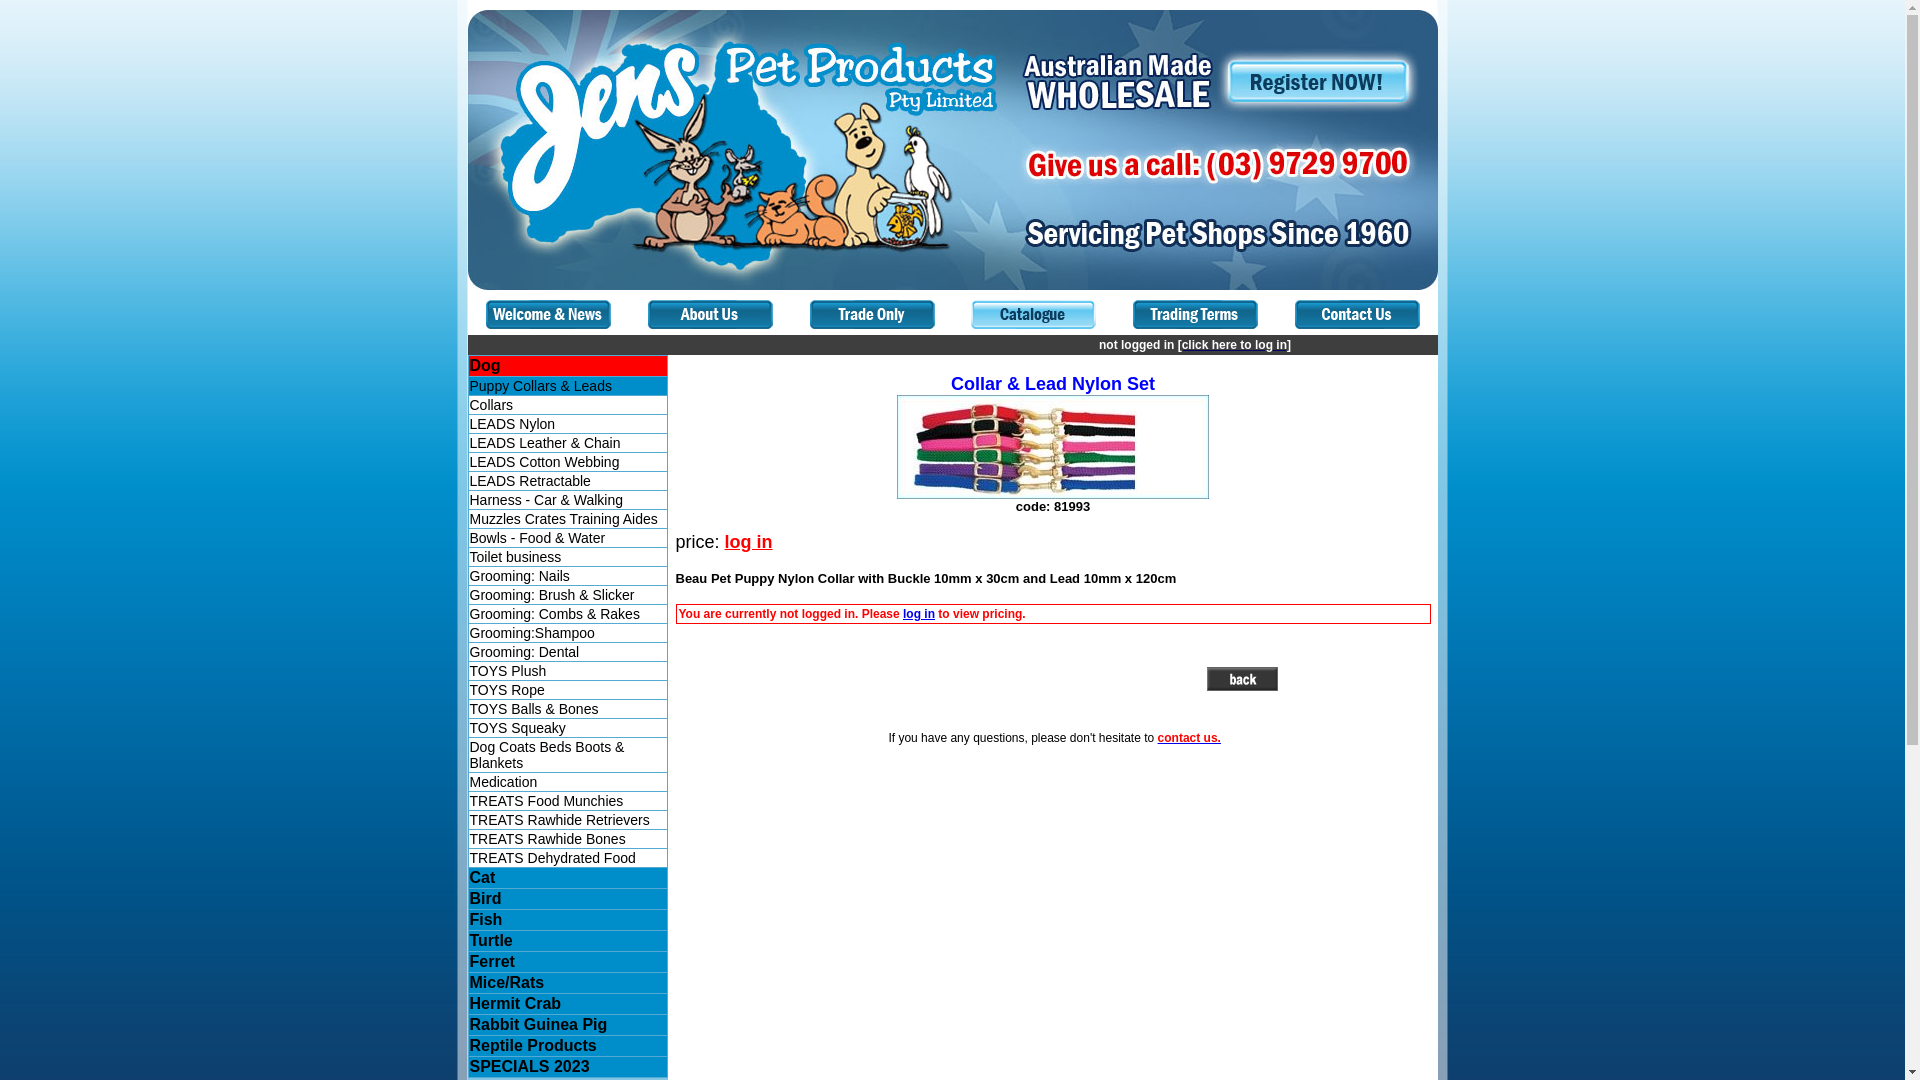  What do you see at coordinates (565, 575) in the screenshot?
I see `'Grooming: Nails'` at bounding box center [565, 575].